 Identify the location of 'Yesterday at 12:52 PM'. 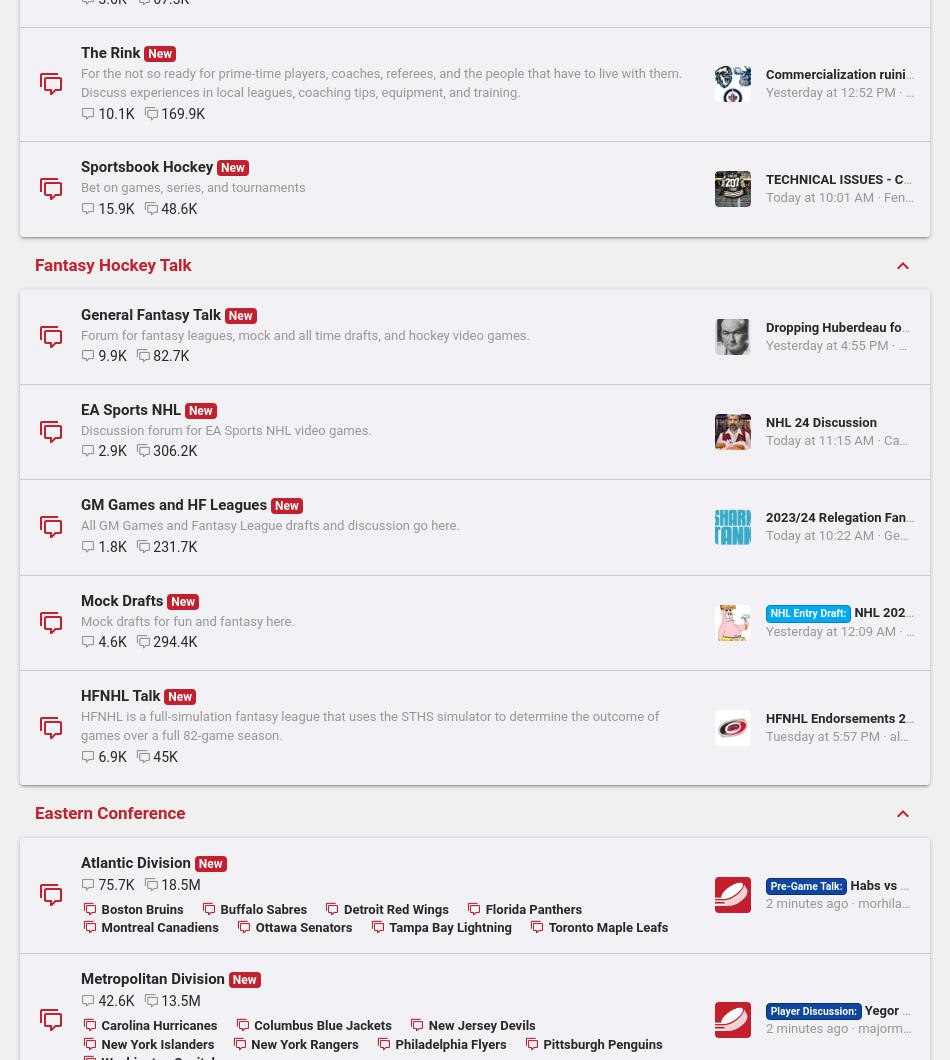
(490, 396).